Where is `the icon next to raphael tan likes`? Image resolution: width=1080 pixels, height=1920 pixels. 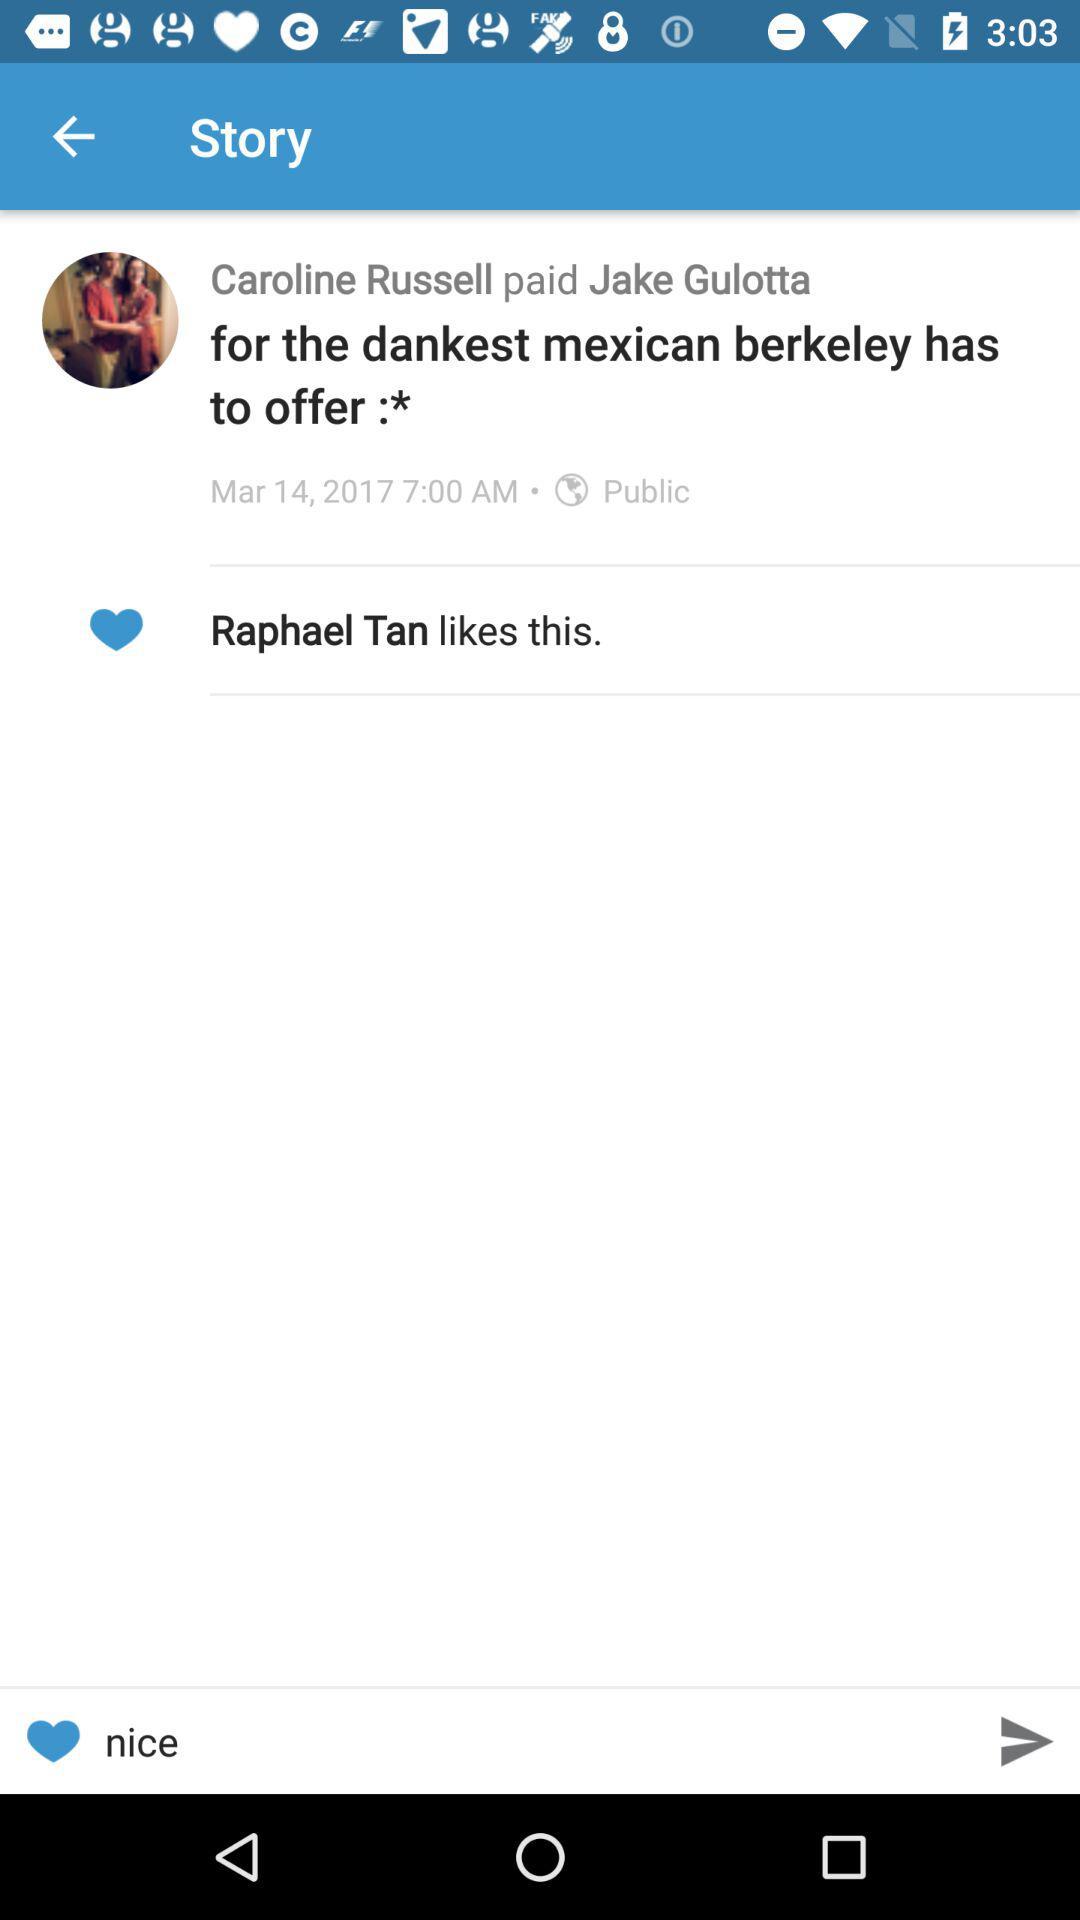
the icon next to raphael tan likes is located at coordinates (115, 628).